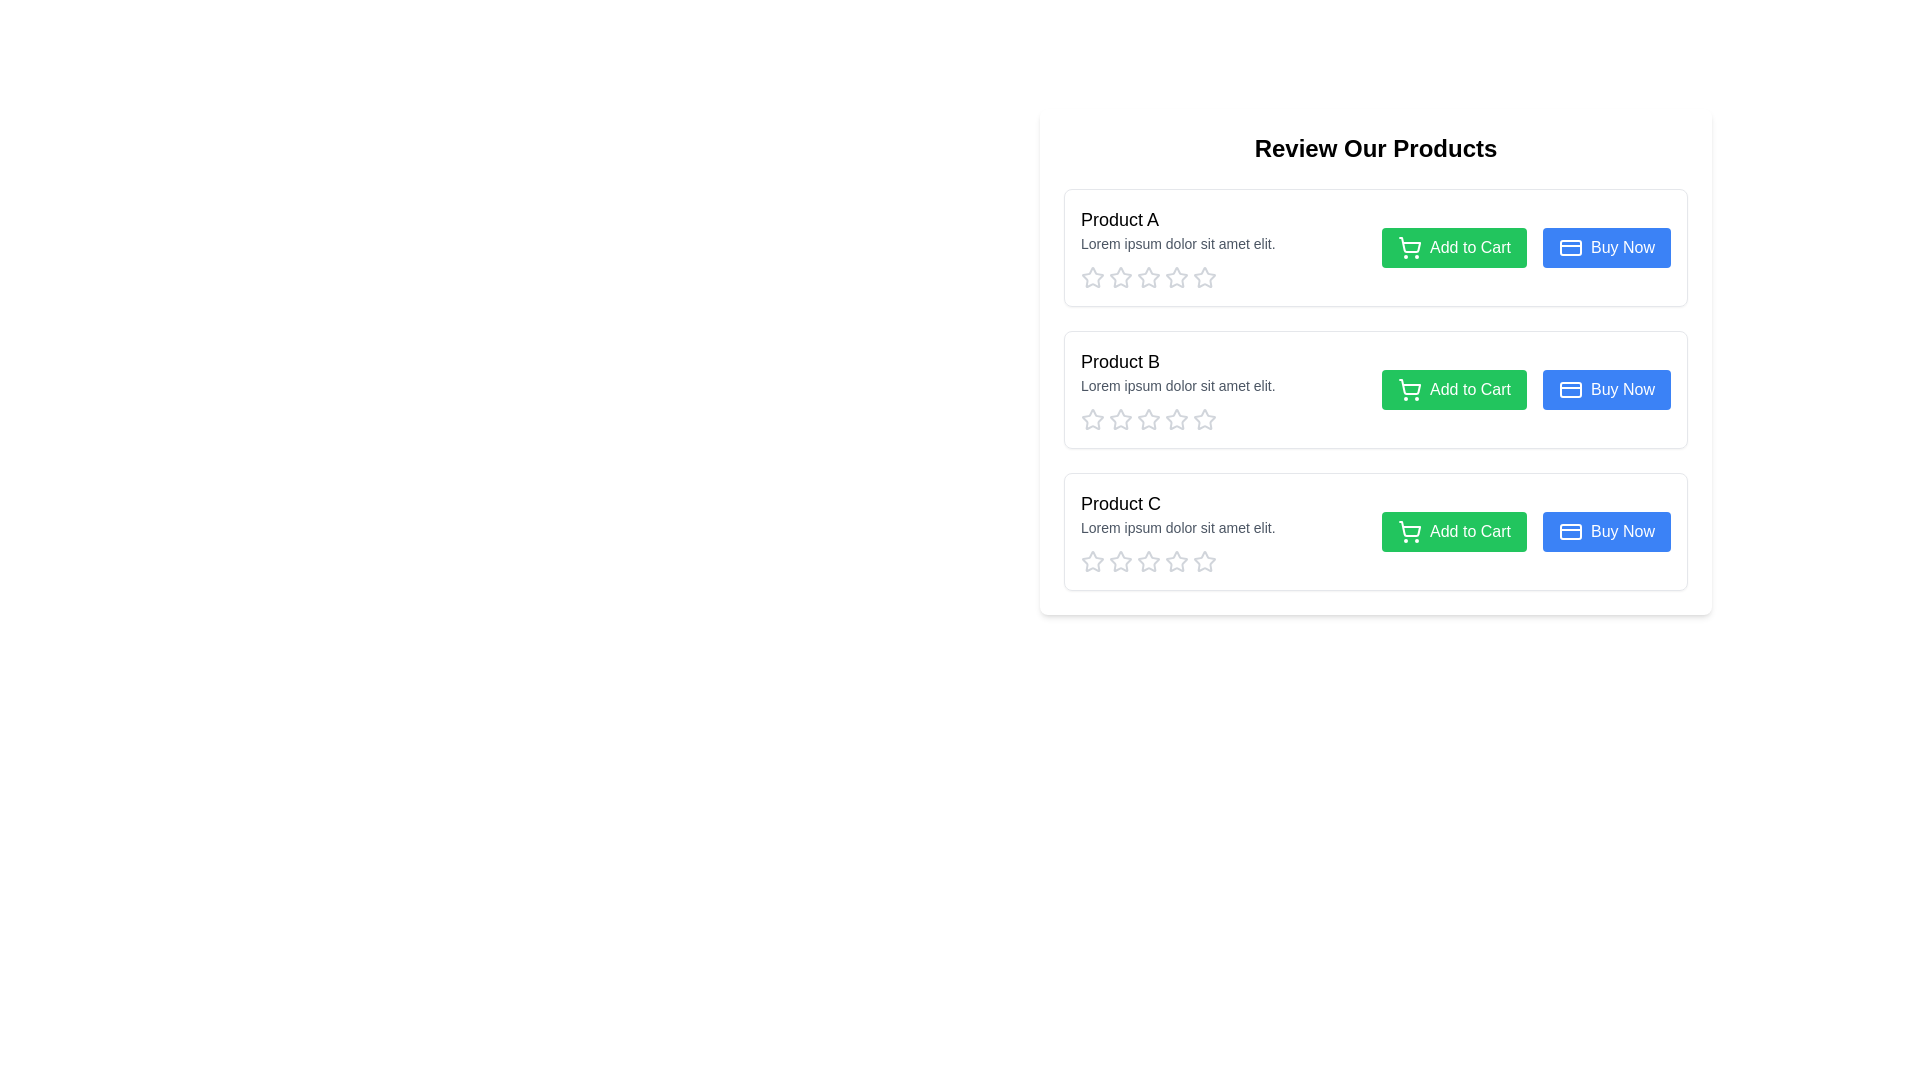 The image size is (1920, 1080). What do you see at coordinates (1409, 246) in the screenshot?
I see `the small green shopping cart icon located to the left of the 'Add to Cart' button to initiate the add-to-cart action` at bounding box center [1409, 246].